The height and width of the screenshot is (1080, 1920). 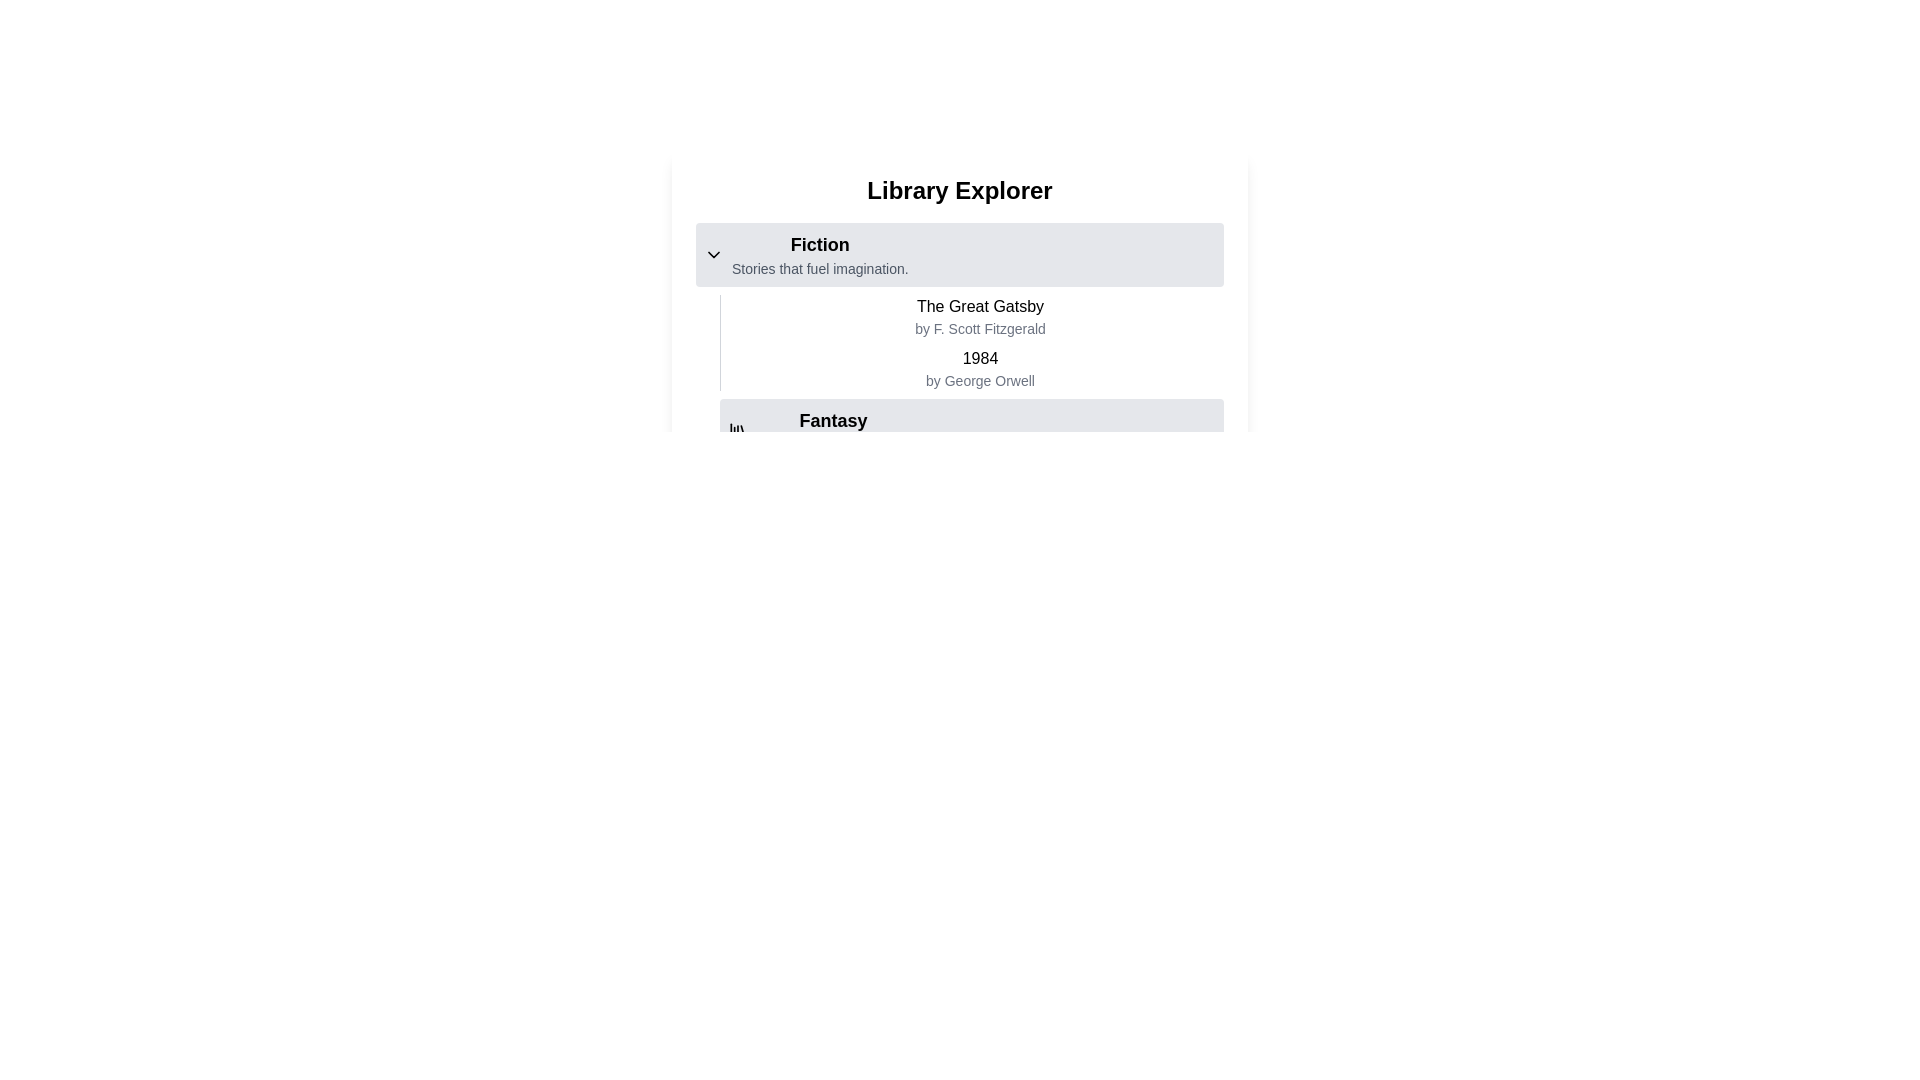 What do you see at coordinates (971, 378) in the screenshot?
I see `list of books and authors displayed in the 'Fiction' section, which includes 'The Great Gatsby' and '1984'` at bounding box center [971, 378].